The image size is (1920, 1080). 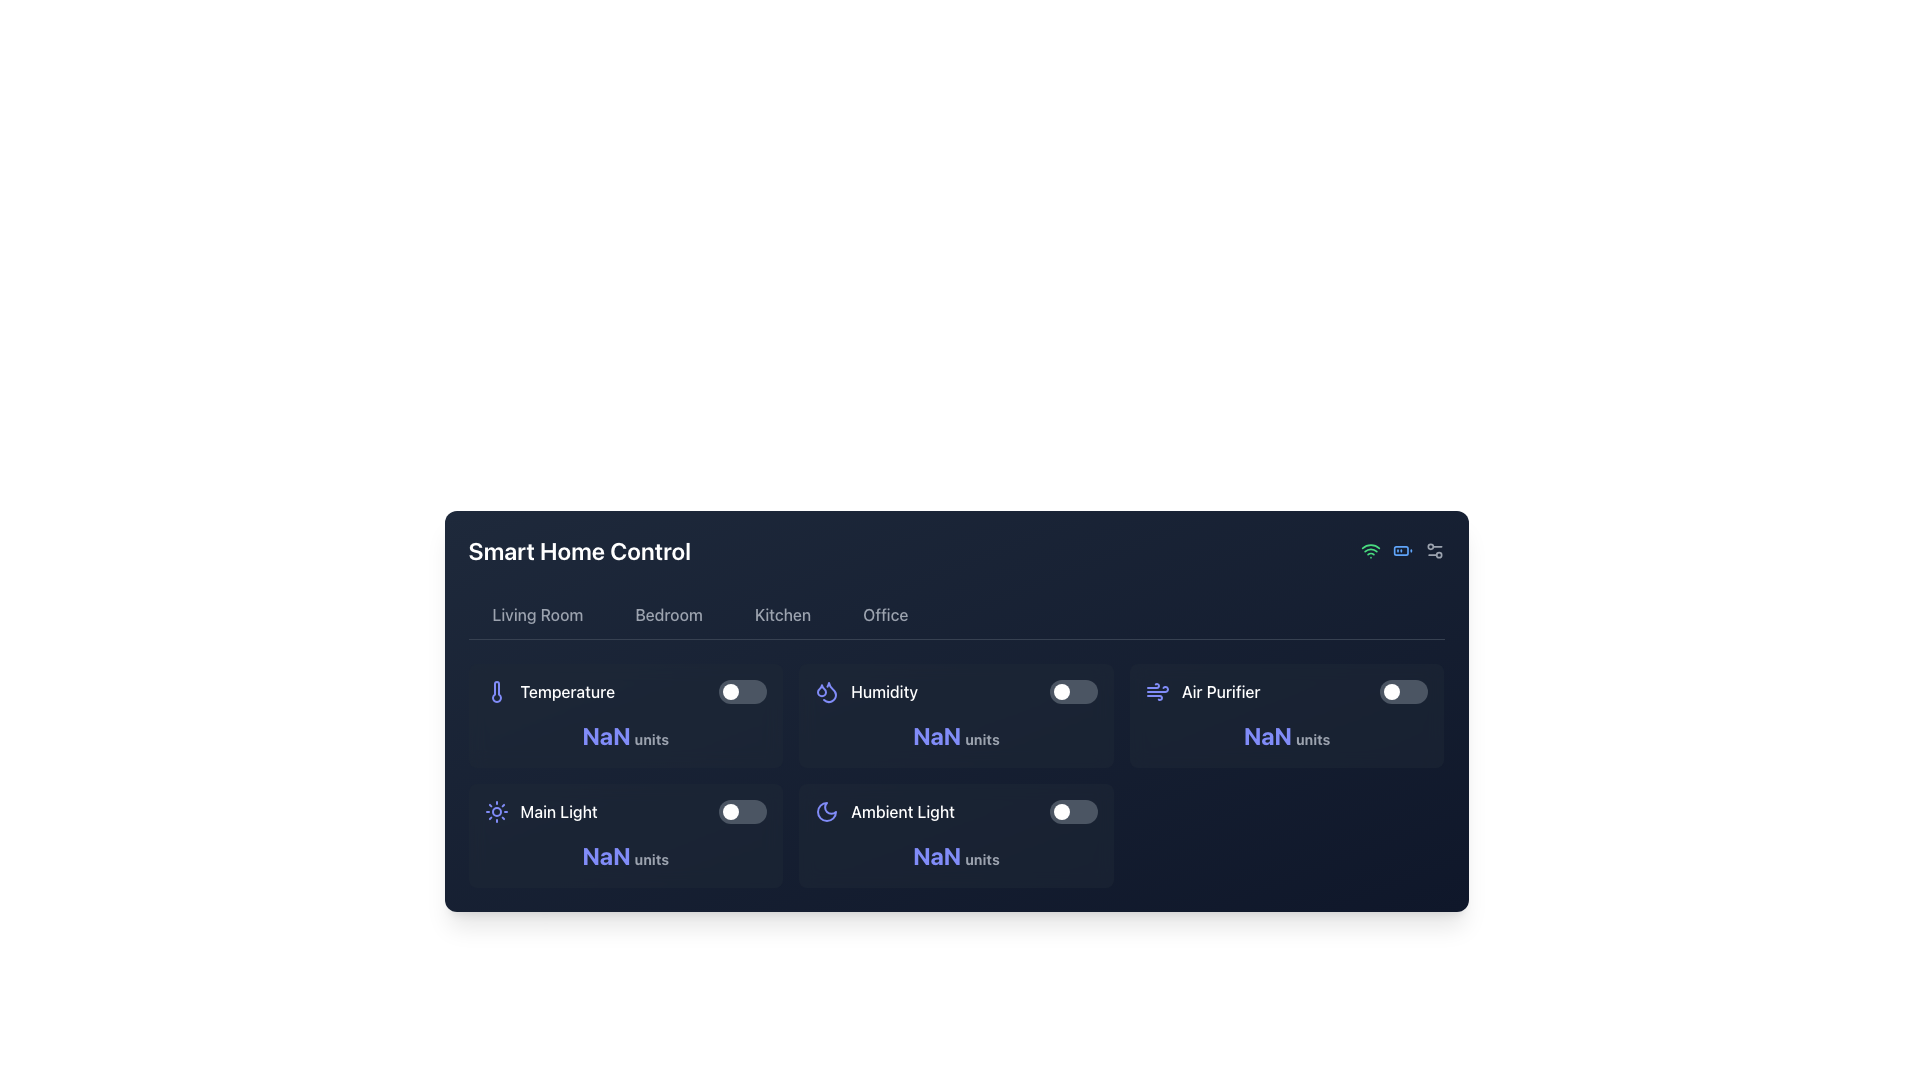 I want to click on the toggle switch button for the 'Air Purifier' control to change its state from inactive to active, so click(x=1391, y=690).